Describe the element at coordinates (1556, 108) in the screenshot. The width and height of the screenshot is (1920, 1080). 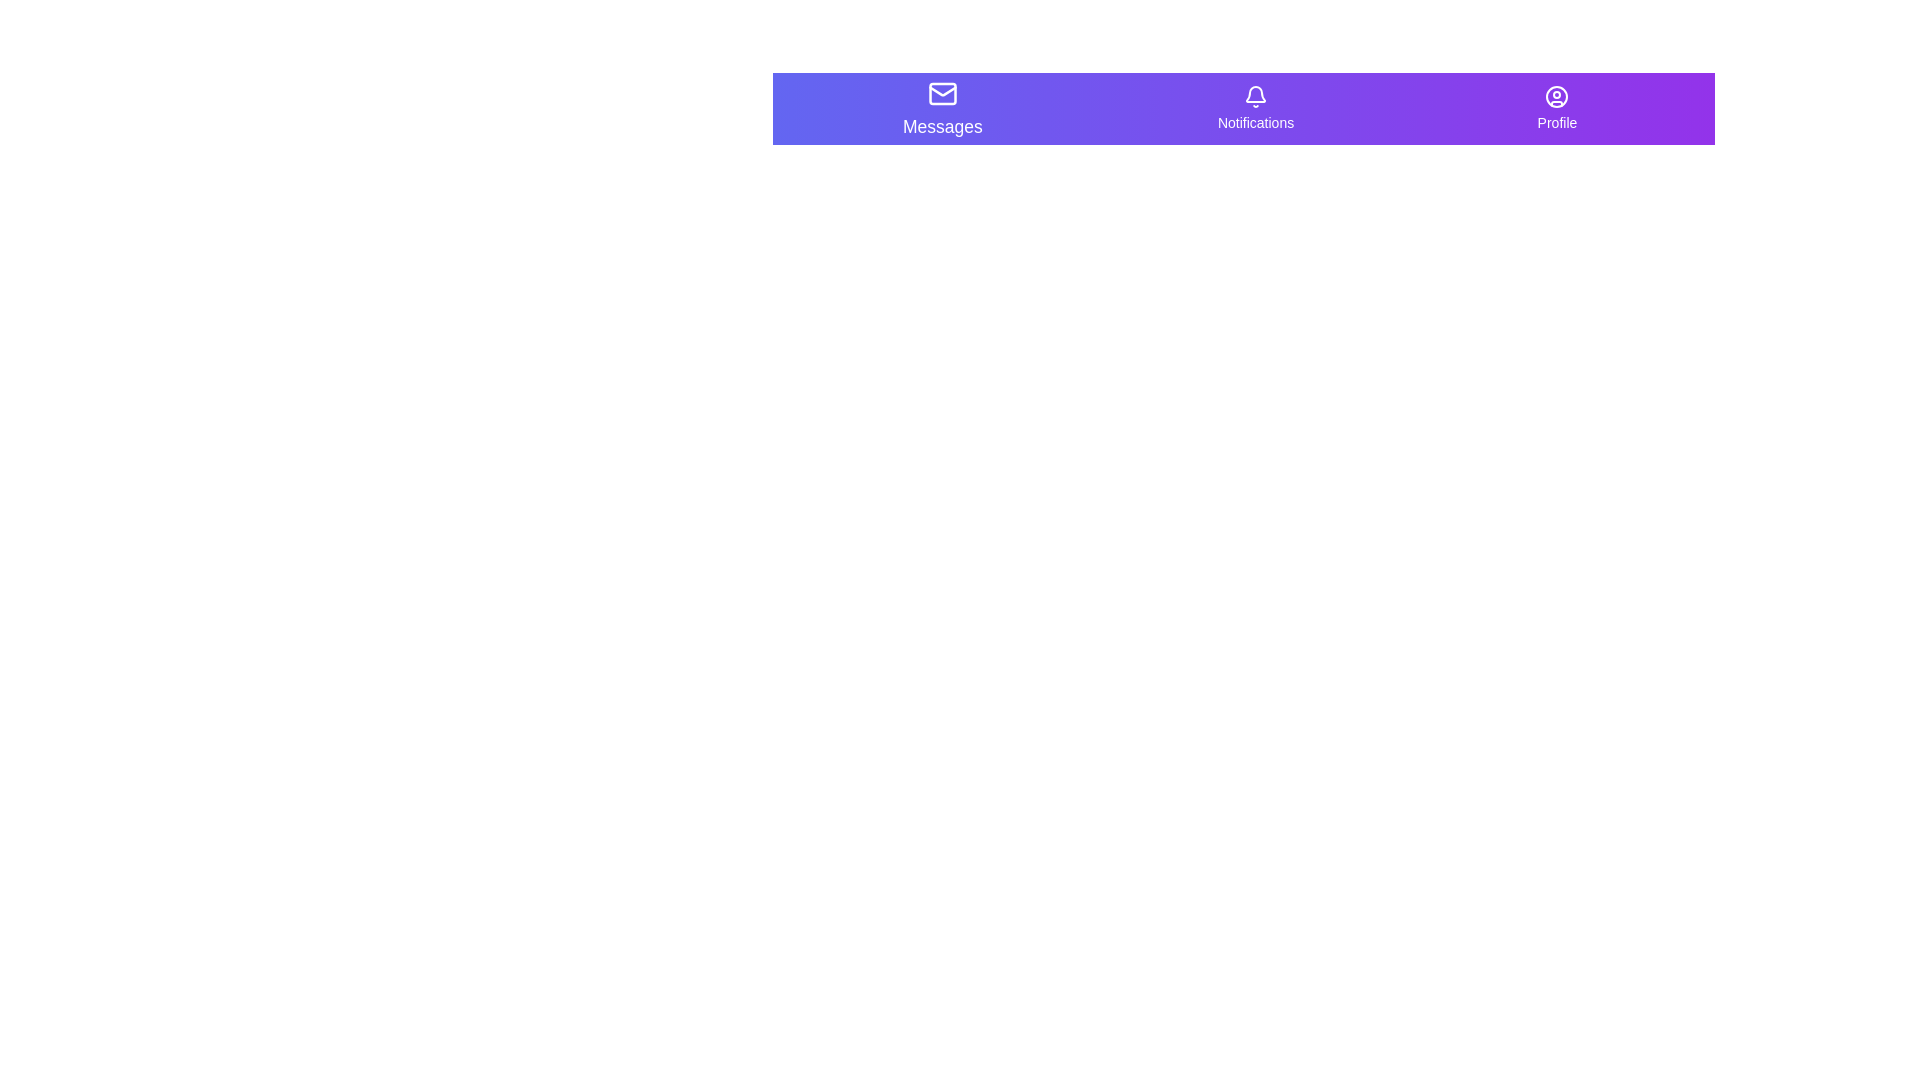
I see `the navigation item labeled Profile to select it` at that location.